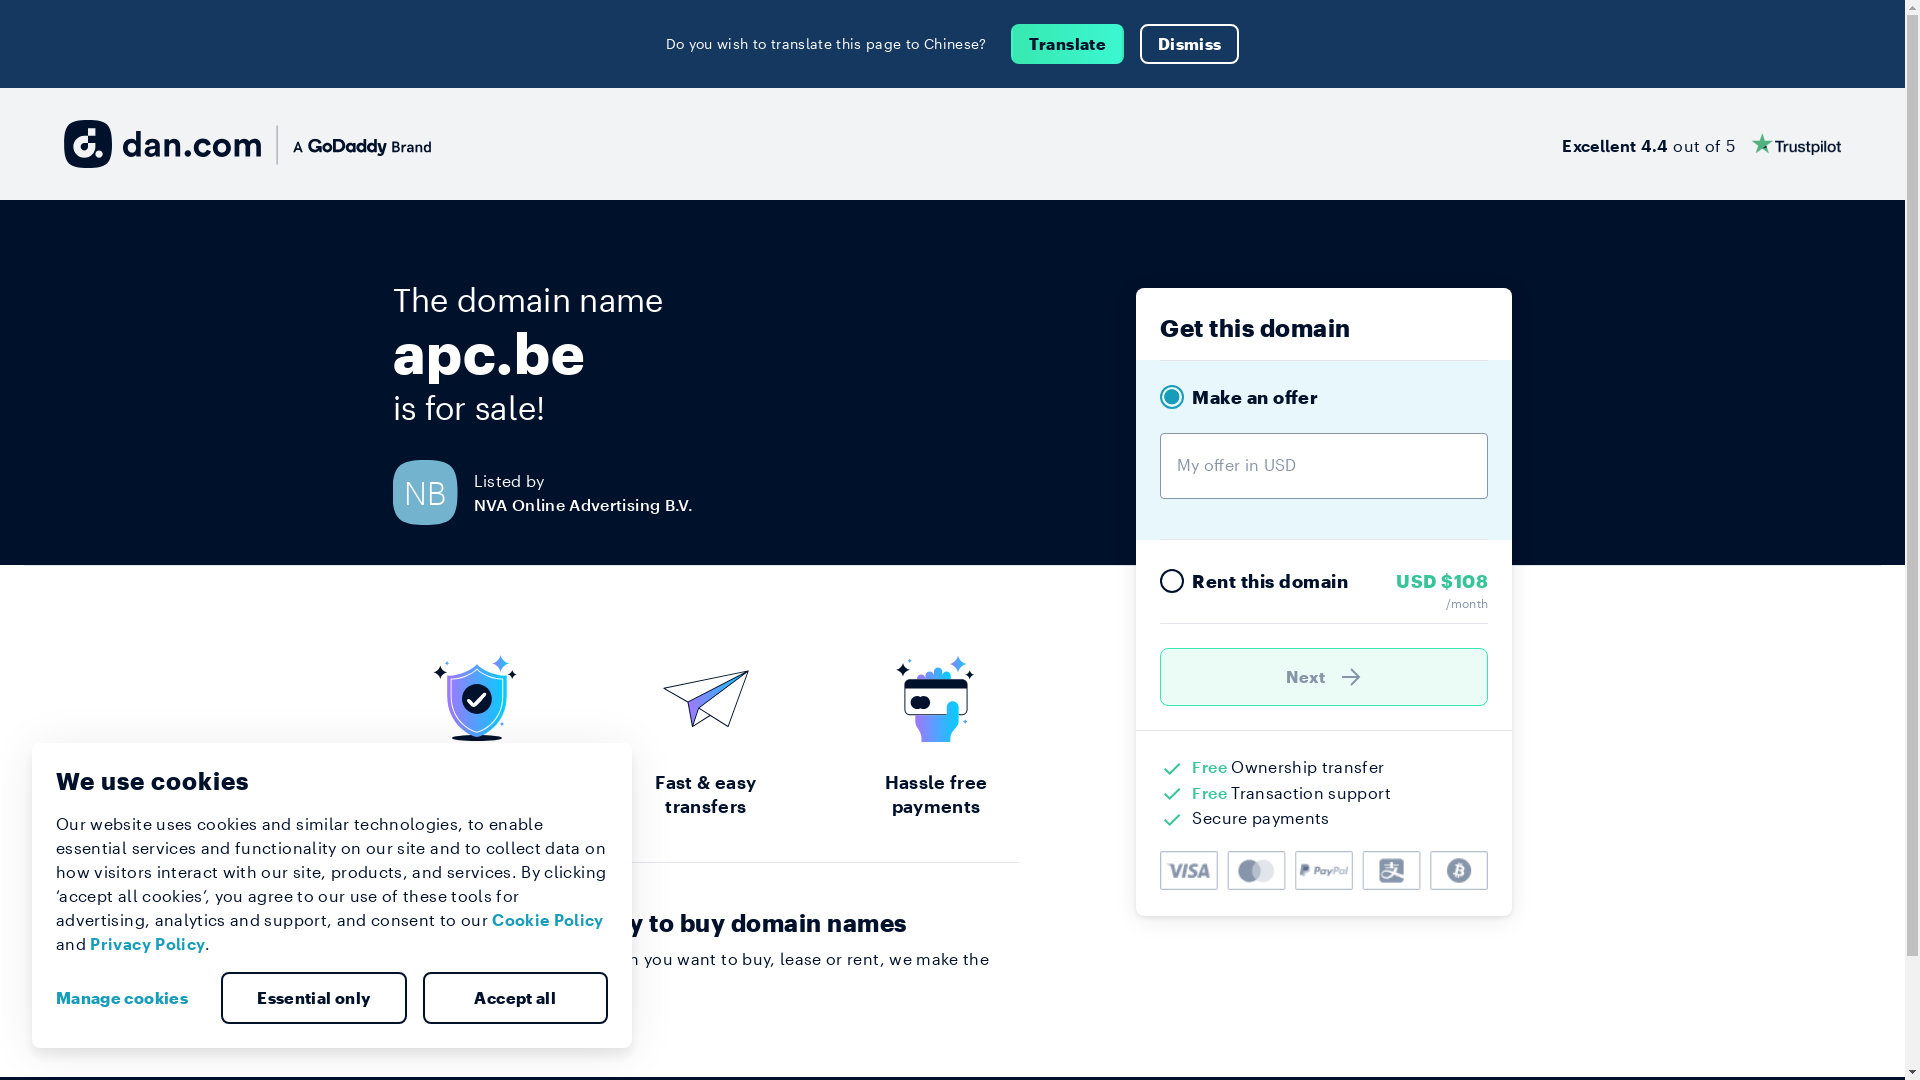  I want to click on 'Privacy Policy', so click(89, 943).